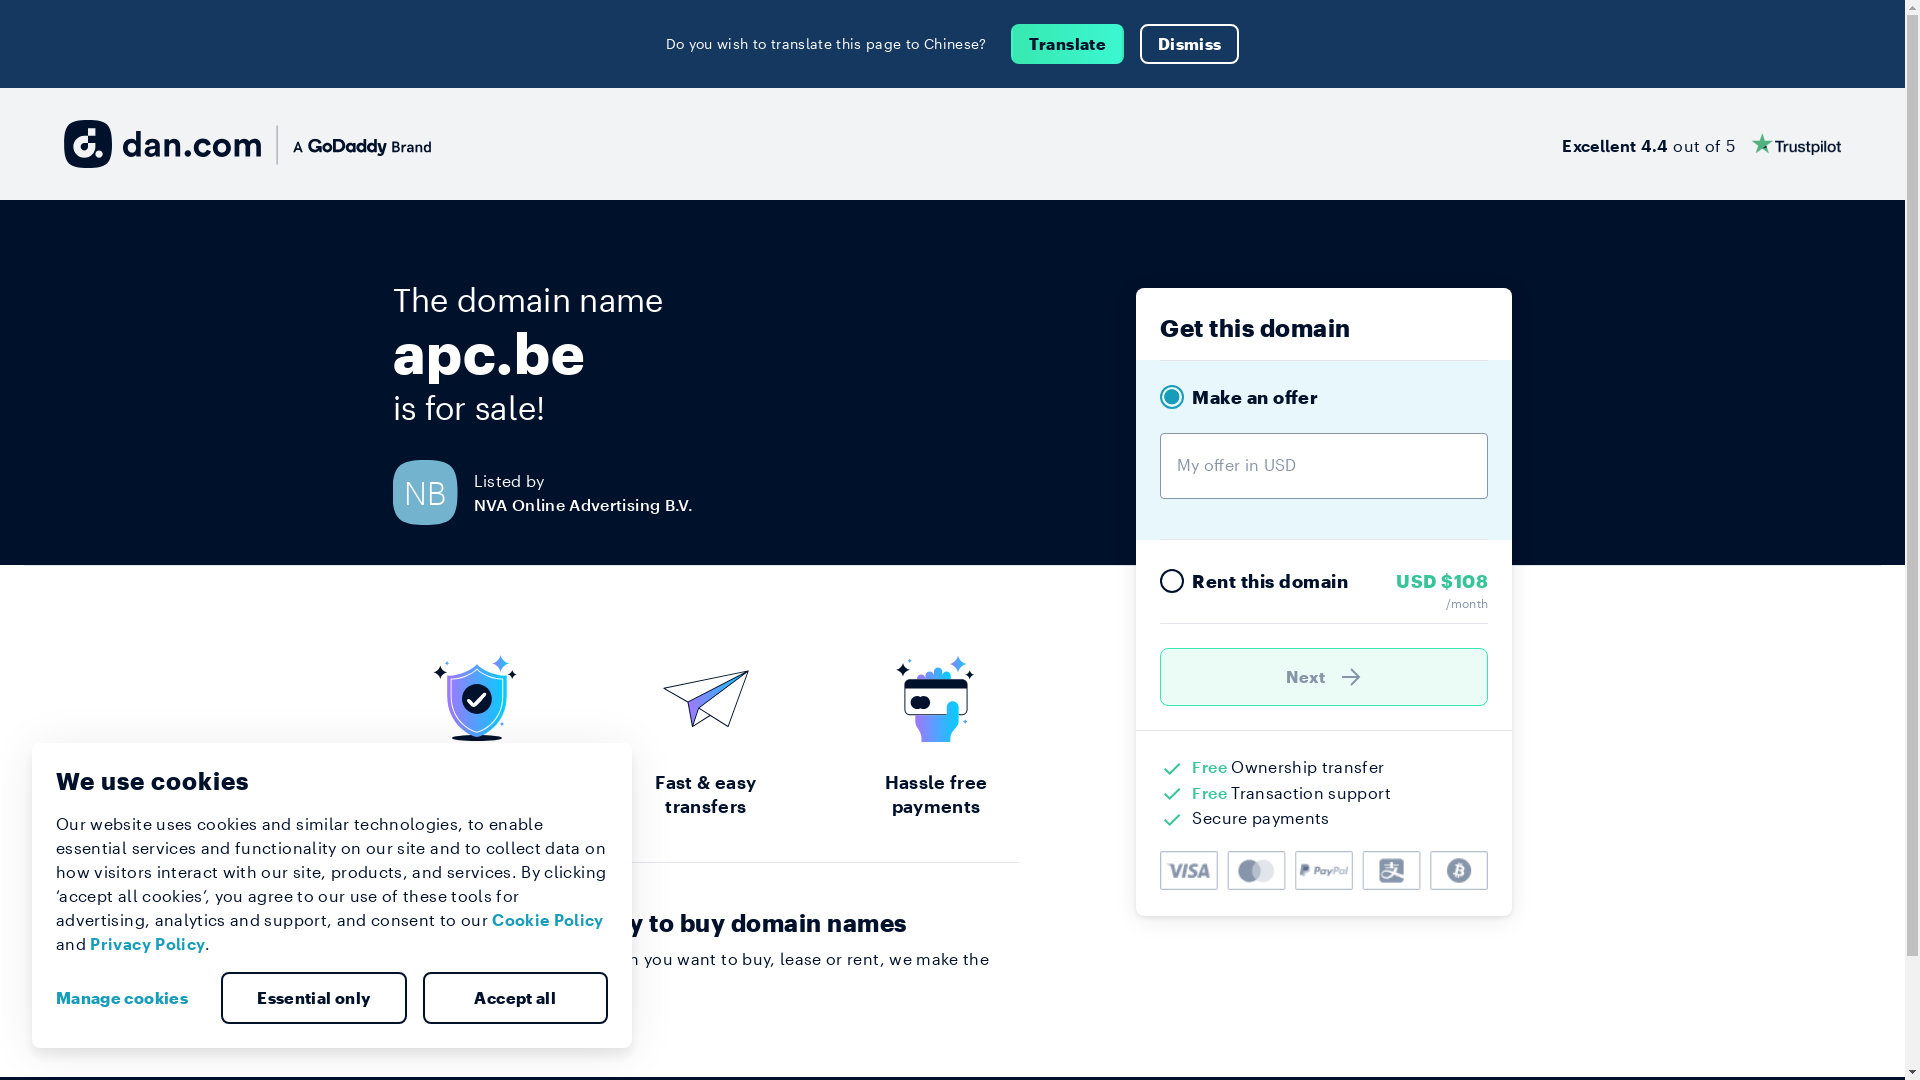  I want to click on 'Privacy Policy', so click(89, 943).